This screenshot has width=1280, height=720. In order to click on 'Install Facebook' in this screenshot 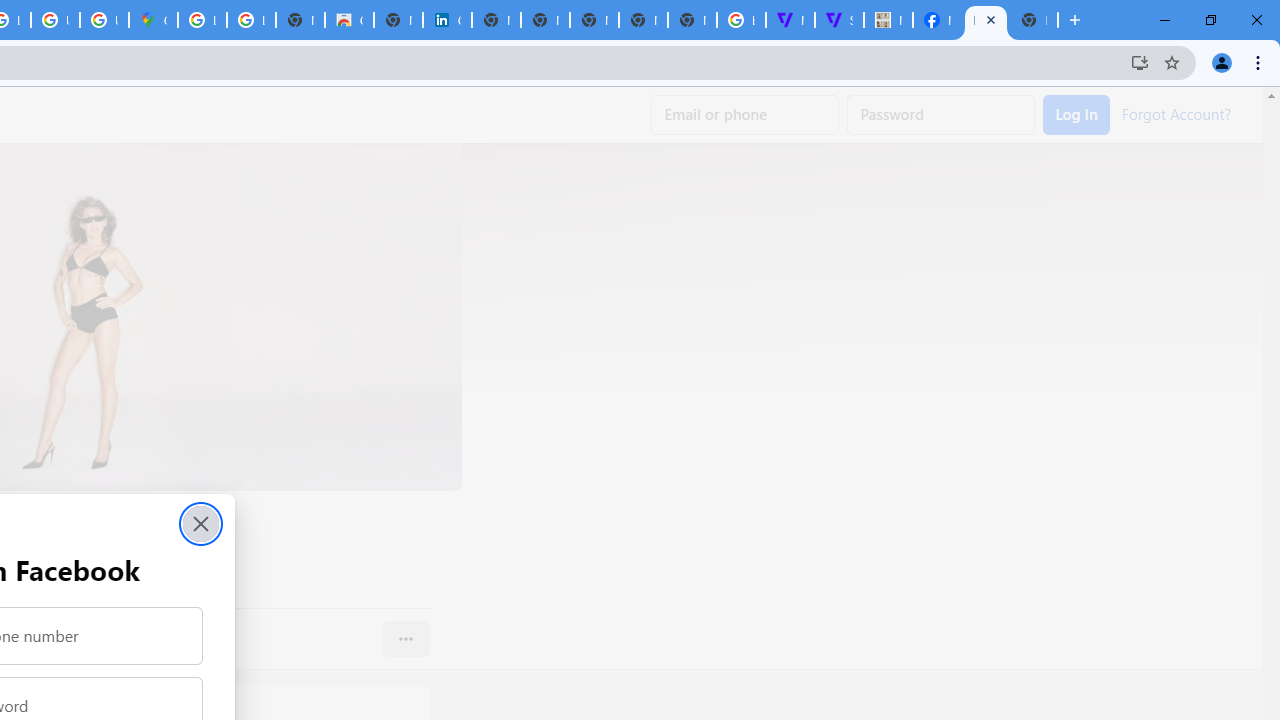, I will do `click(1139, 61)`.